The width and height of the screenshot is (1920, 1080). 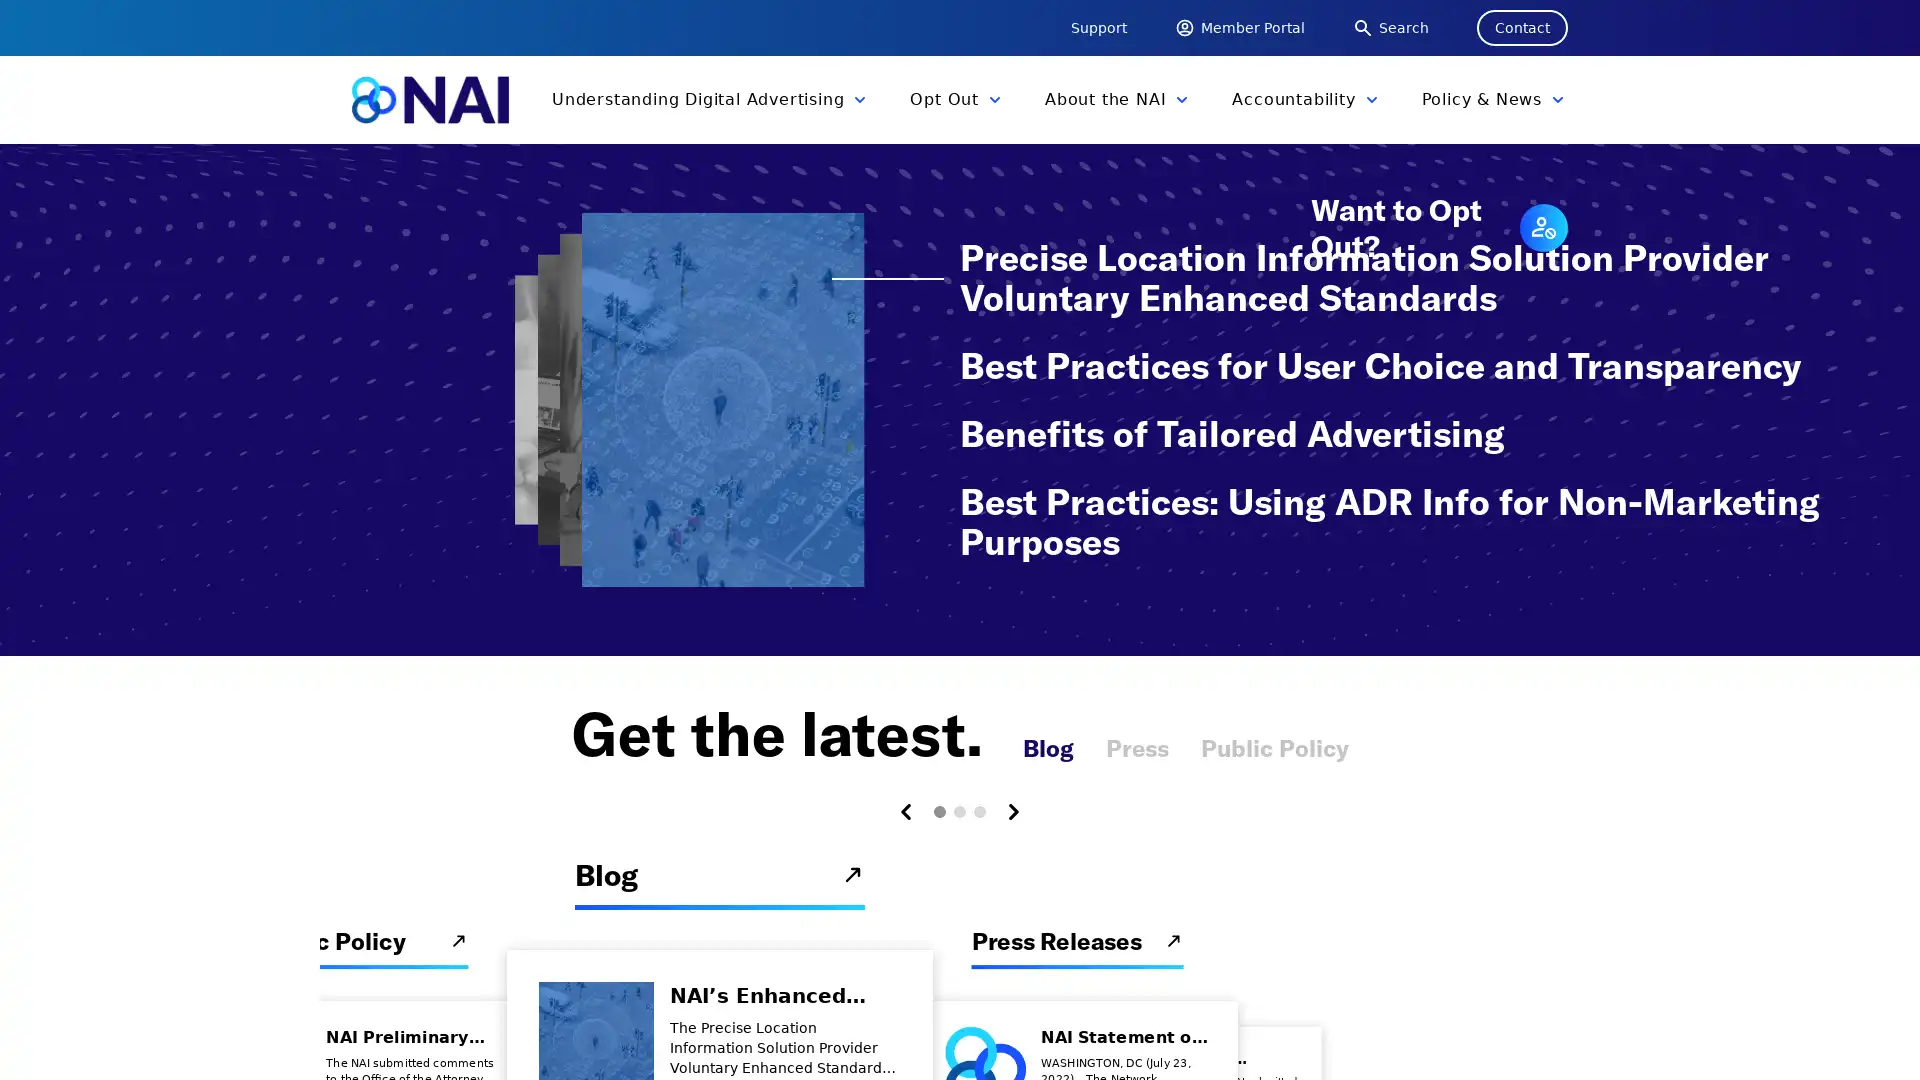 What do you see at coordinates (1046, 748) in the screenshot?
I see `Blog` at bounding box center [1046, 748].